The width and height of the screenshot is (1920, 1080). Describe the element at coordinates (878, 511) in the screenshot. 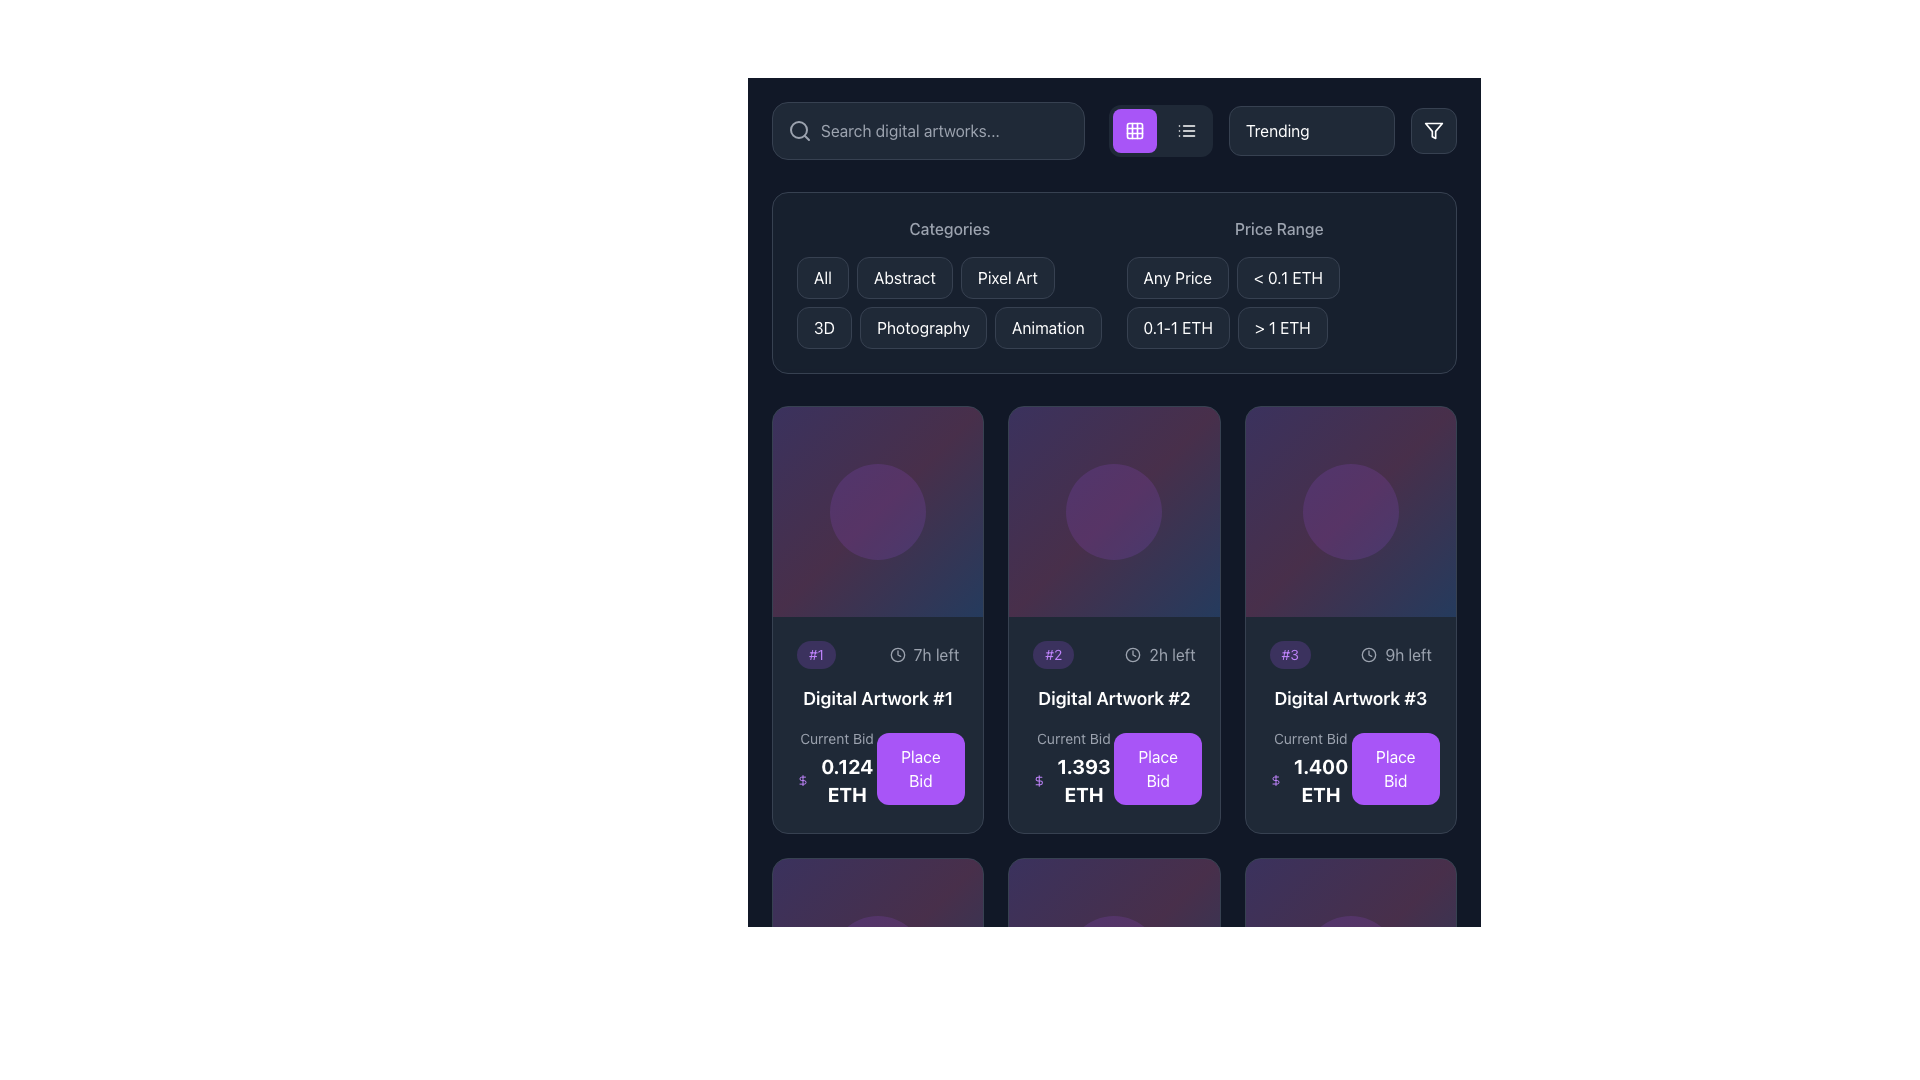

I see `the decorative circle positioned centrally within the first card of the second row in the grid` at that location.